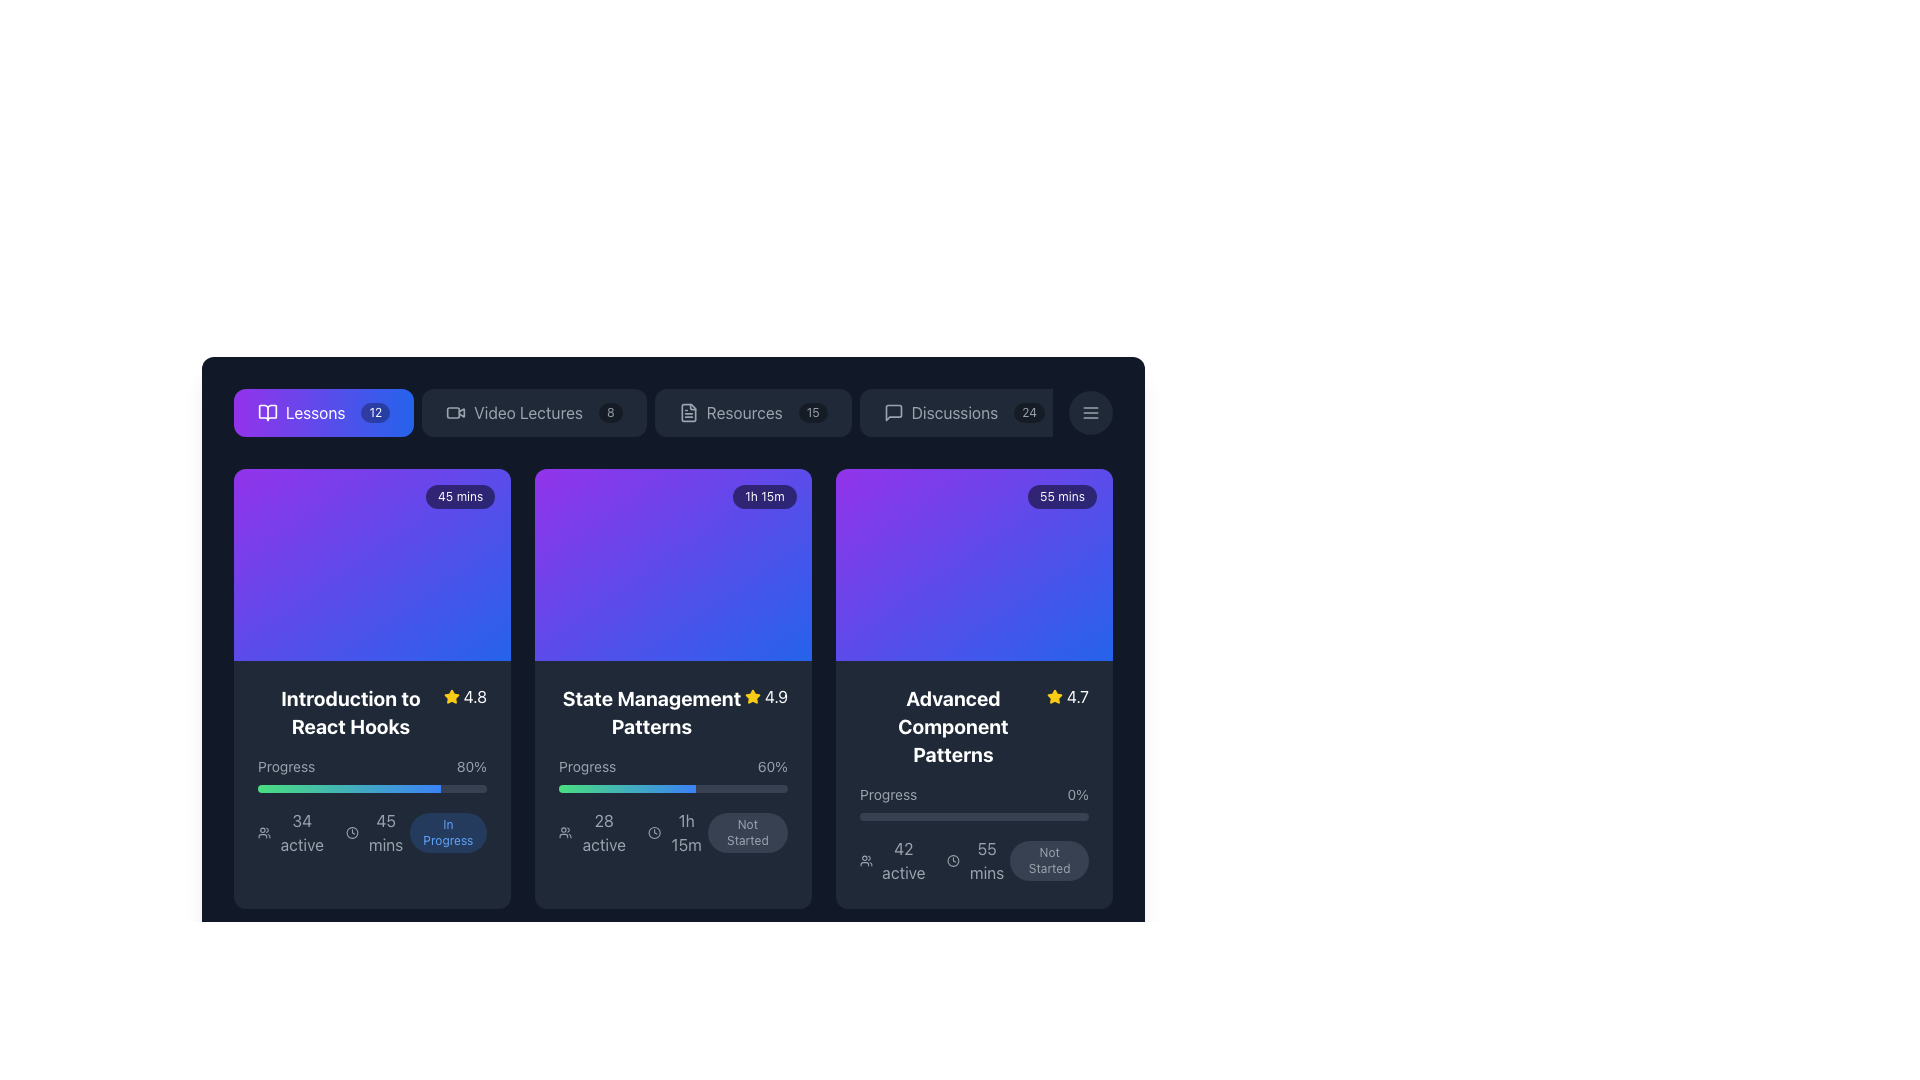 The width and height of the screenshot is (1920, 1080). What do you see at coordinates (1029, 411) in the screenshot?
I see `the numerical badge displaying '24' inside the 'Discussions' button, which has a black semi-transparent background and rounded edges` at bounding box center [1029, 411].